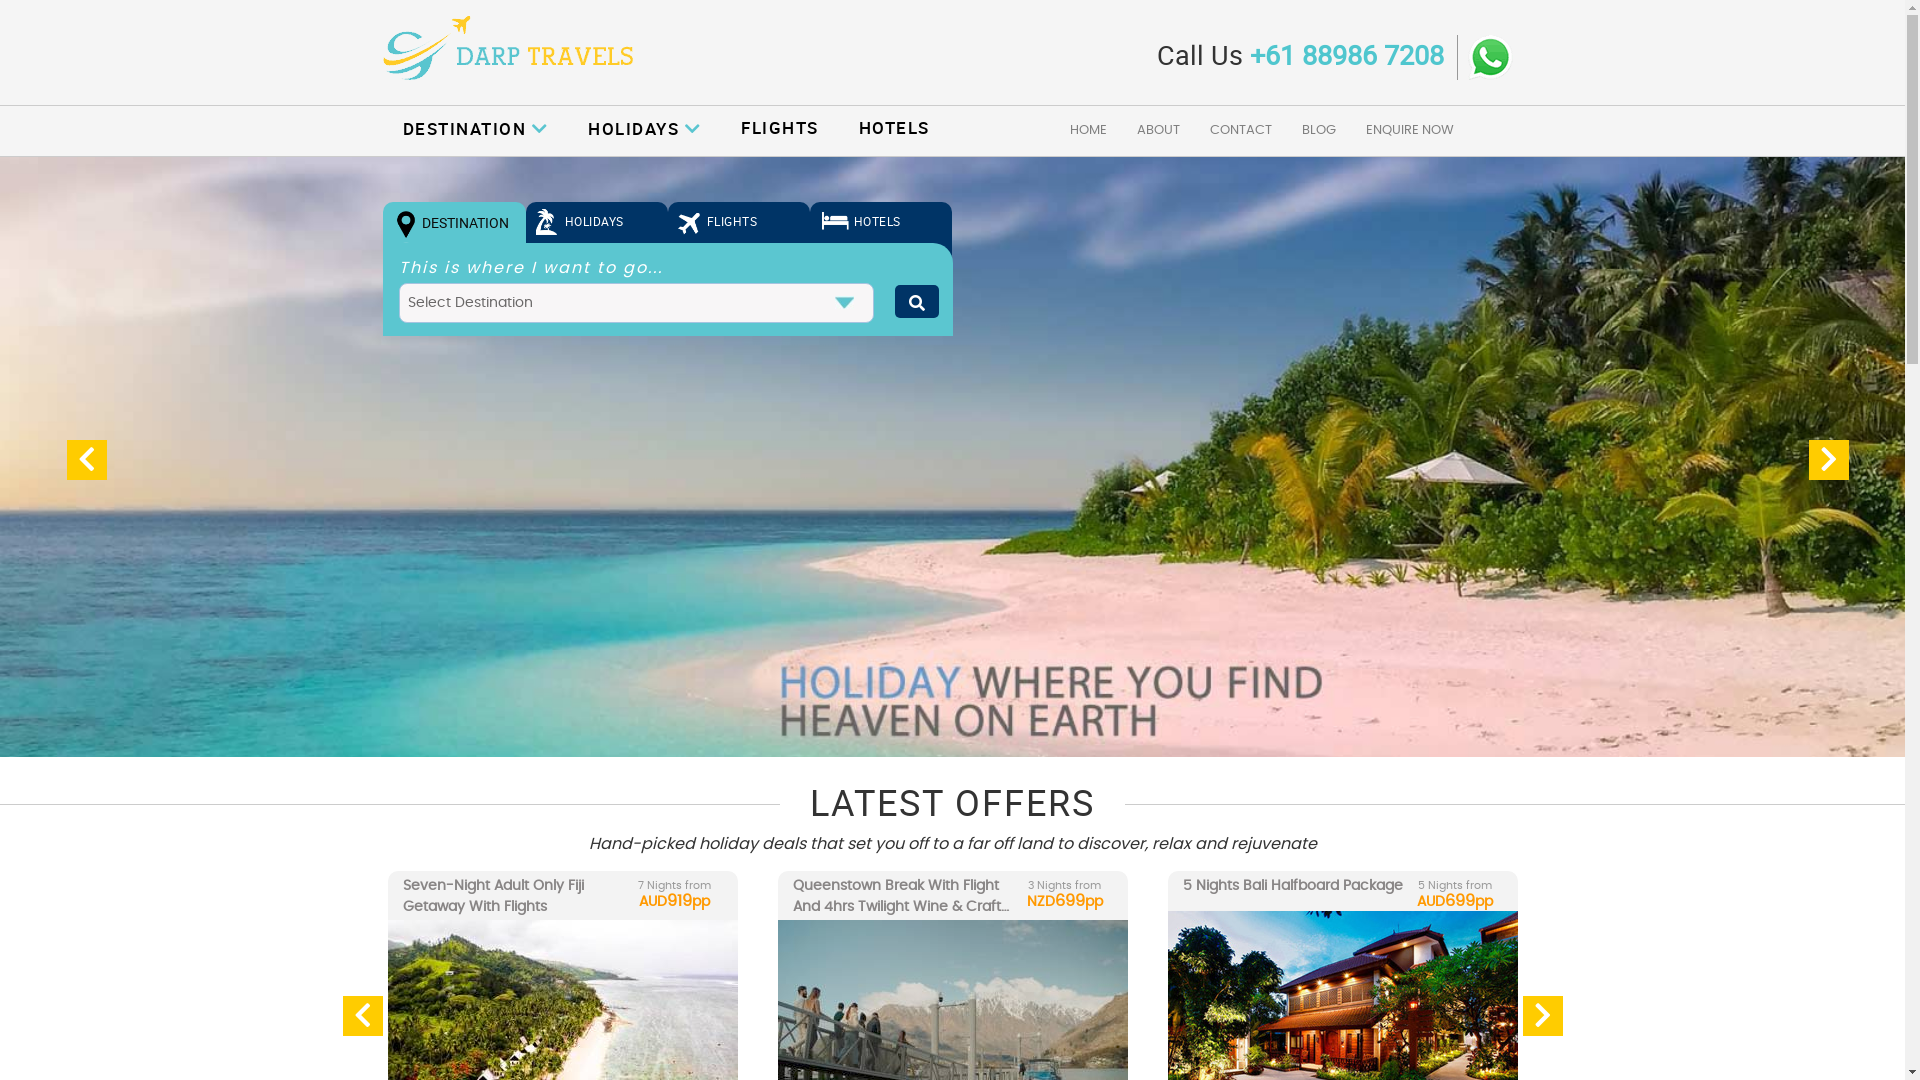 The width and height of the screenshot is (1920, 1080). What do you see at coordinates (1319, 131) in the screenshot?
I see `'BLOG'` at bounding box center [1319, 131].